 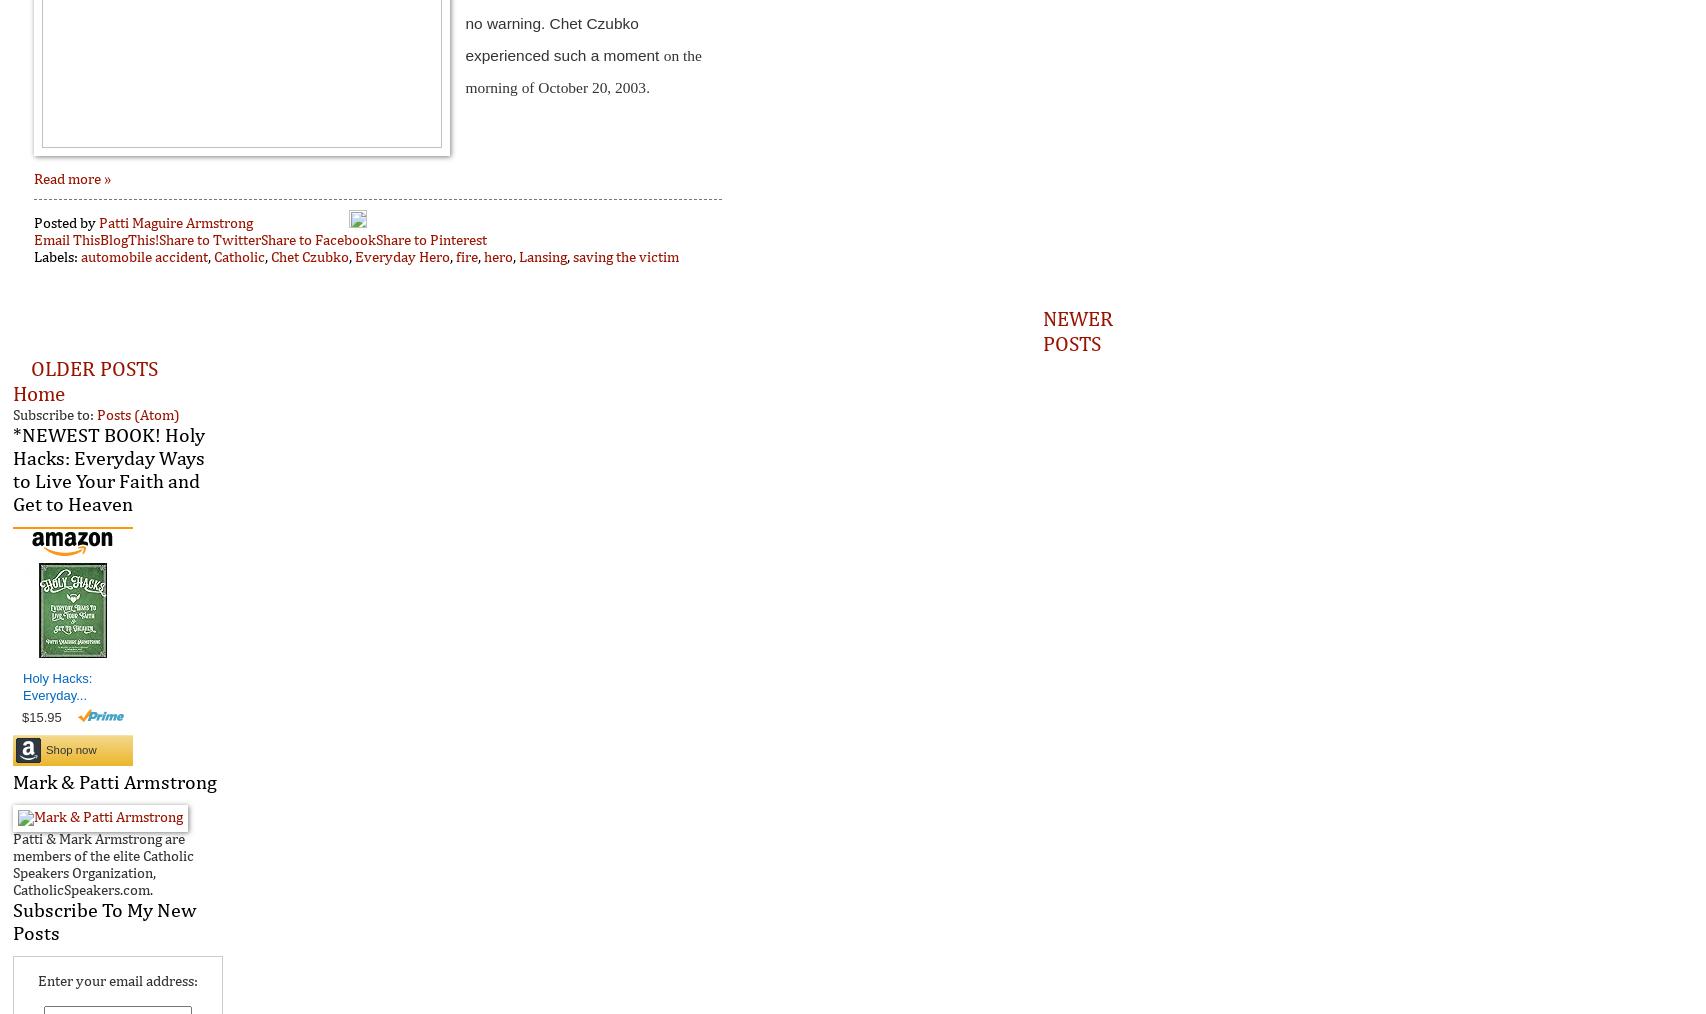 What do you see at coordinates (318, 239) in the screenshot?
I see `'Share to Facebook'` at bounding box center [318, 239].